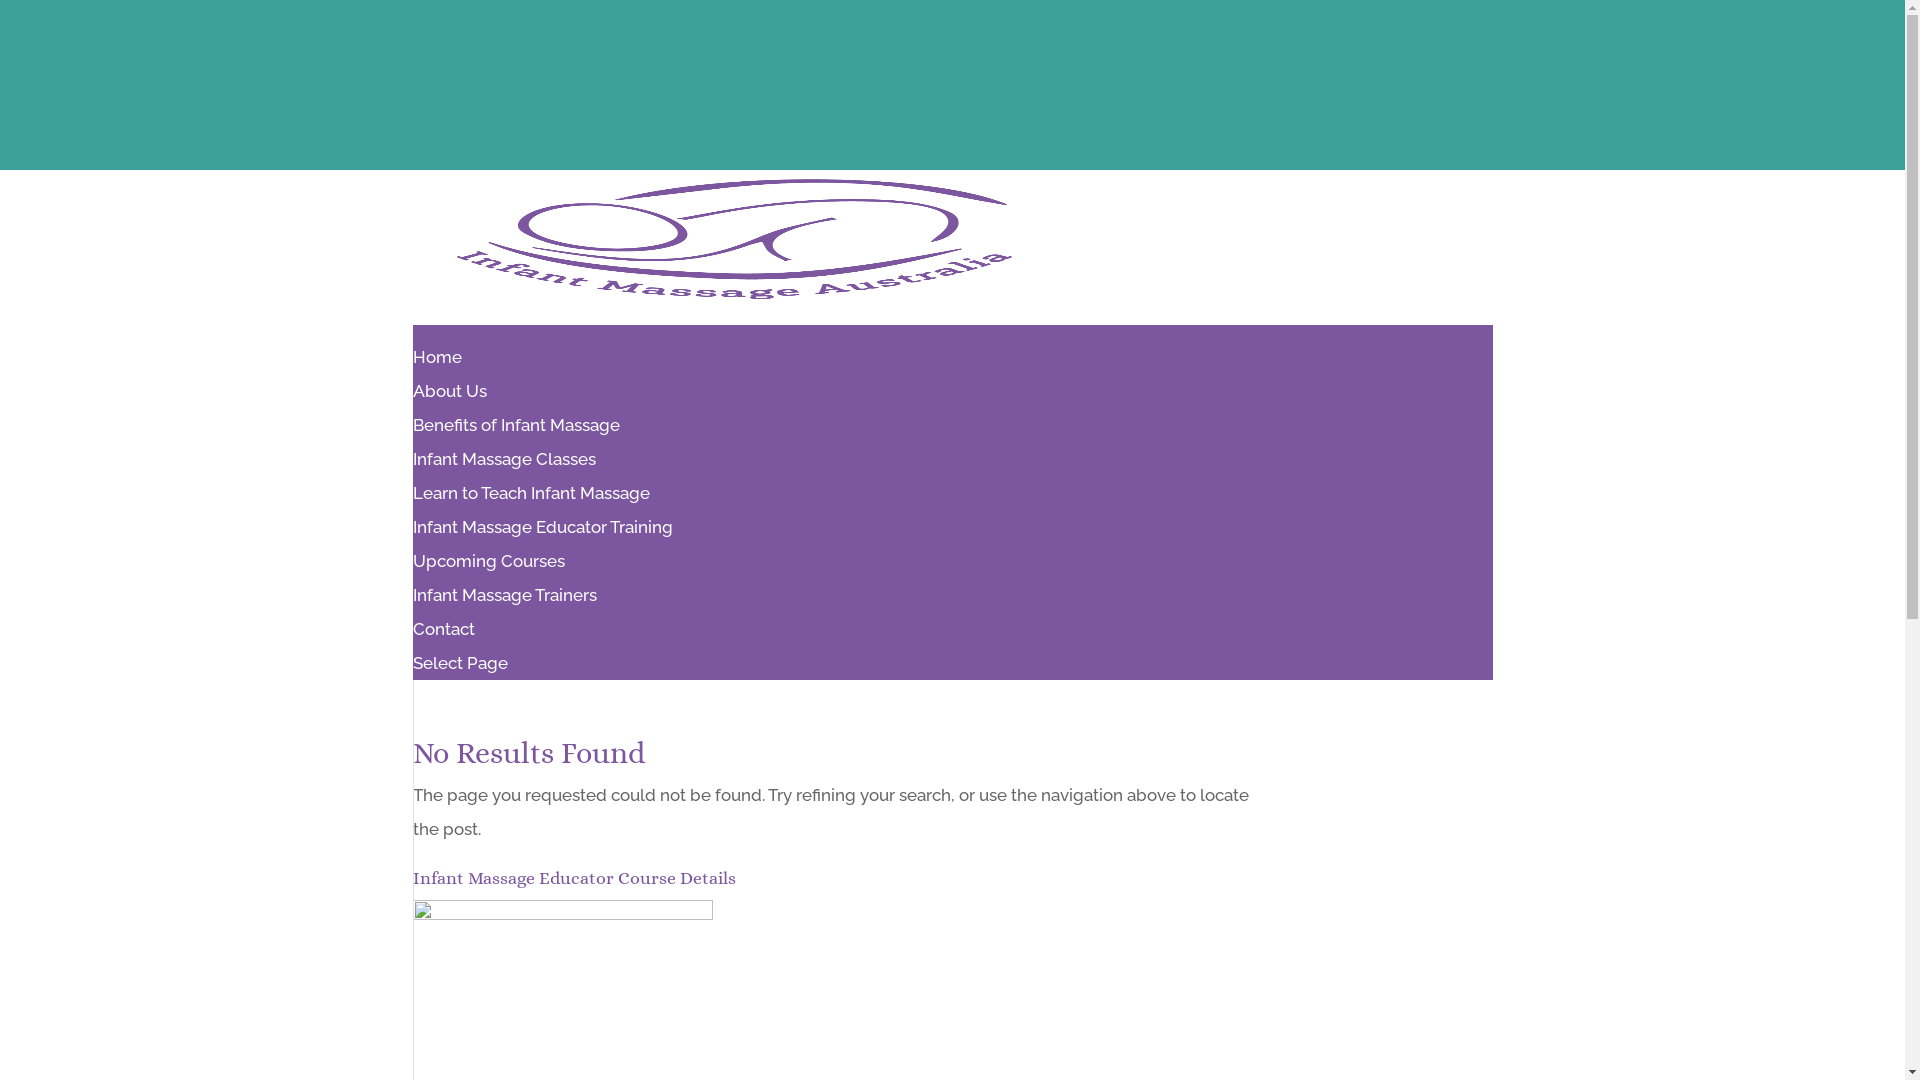 The image size is (1920, 1080). I want to click on 'Home', so click(435, 366).